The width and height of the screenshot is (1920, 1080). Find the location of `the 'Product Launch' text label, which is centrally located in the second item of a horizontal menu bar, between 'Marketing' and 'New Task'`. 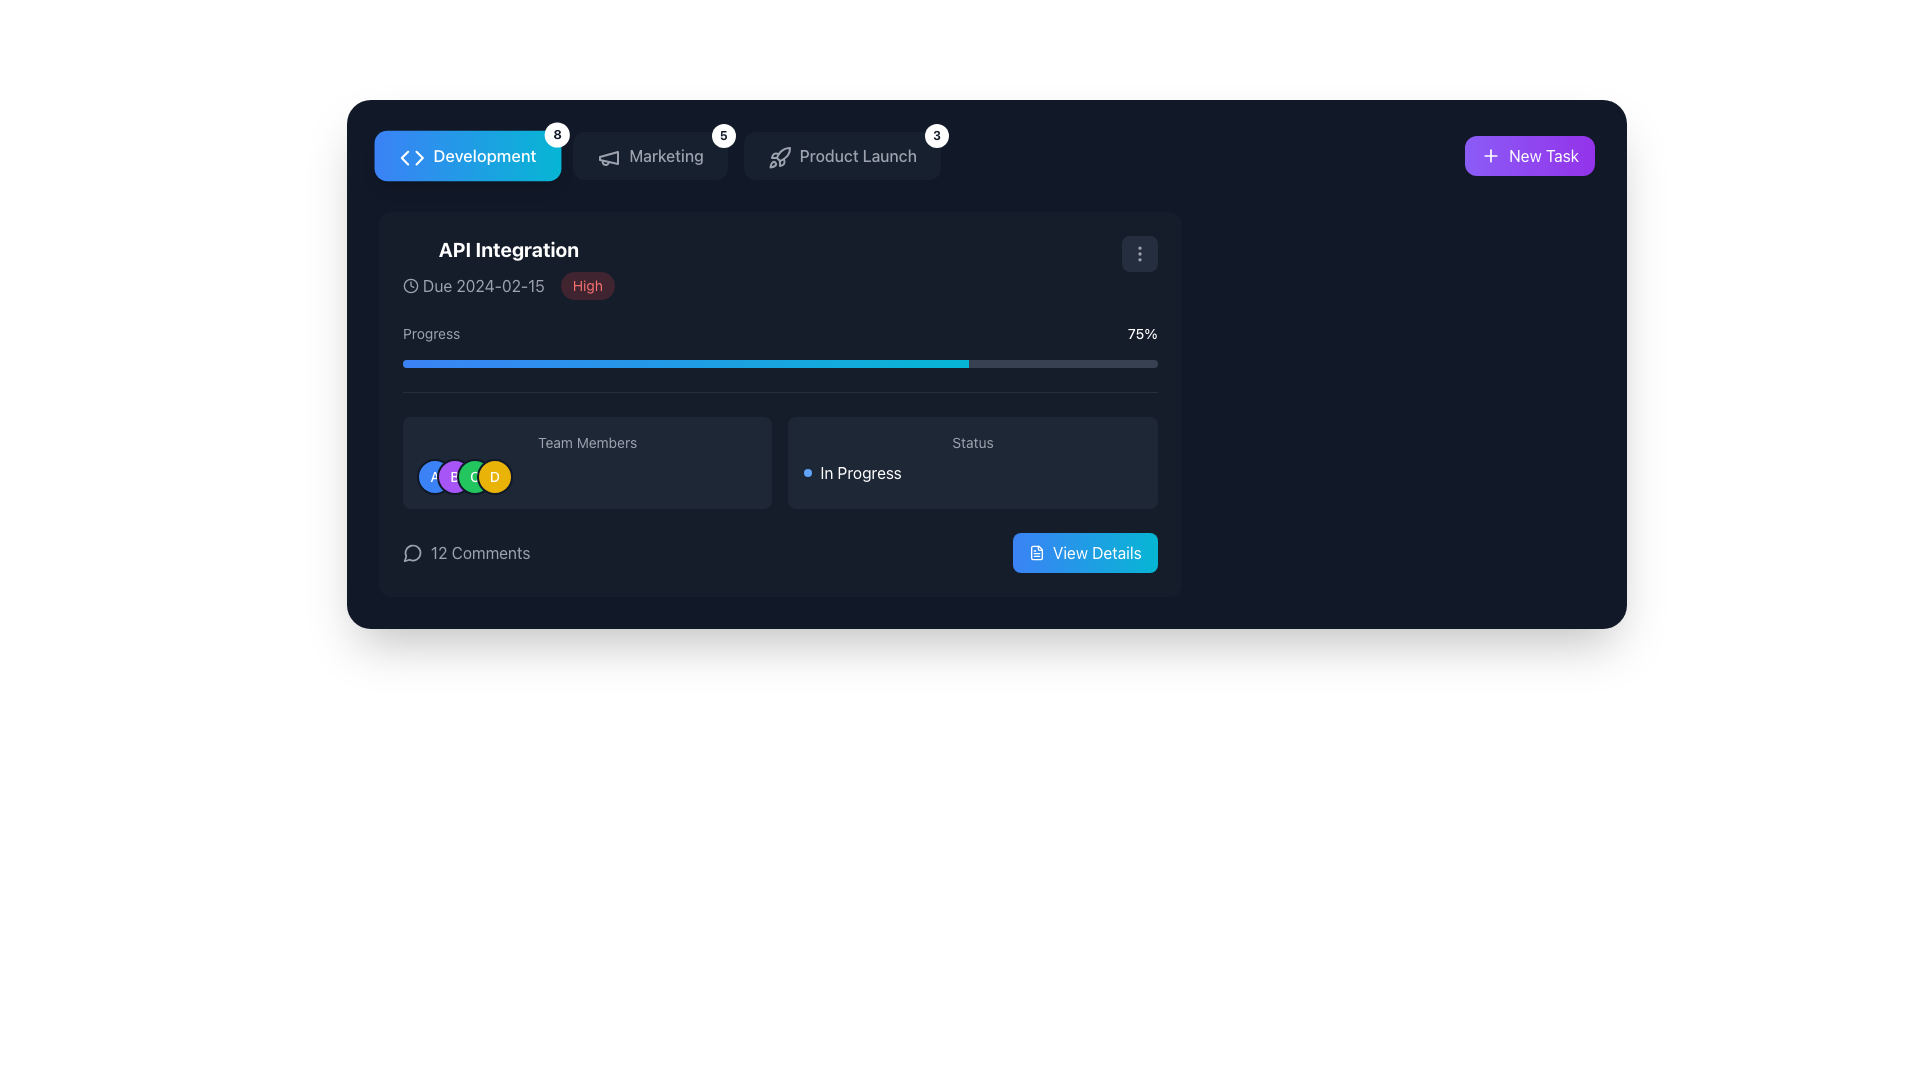

the 'Product Launch' text label, which is centrally located in the second item of a horizontal menu bar, between 'Marketing' and 'New Task' is located at coordinates (858, 154).